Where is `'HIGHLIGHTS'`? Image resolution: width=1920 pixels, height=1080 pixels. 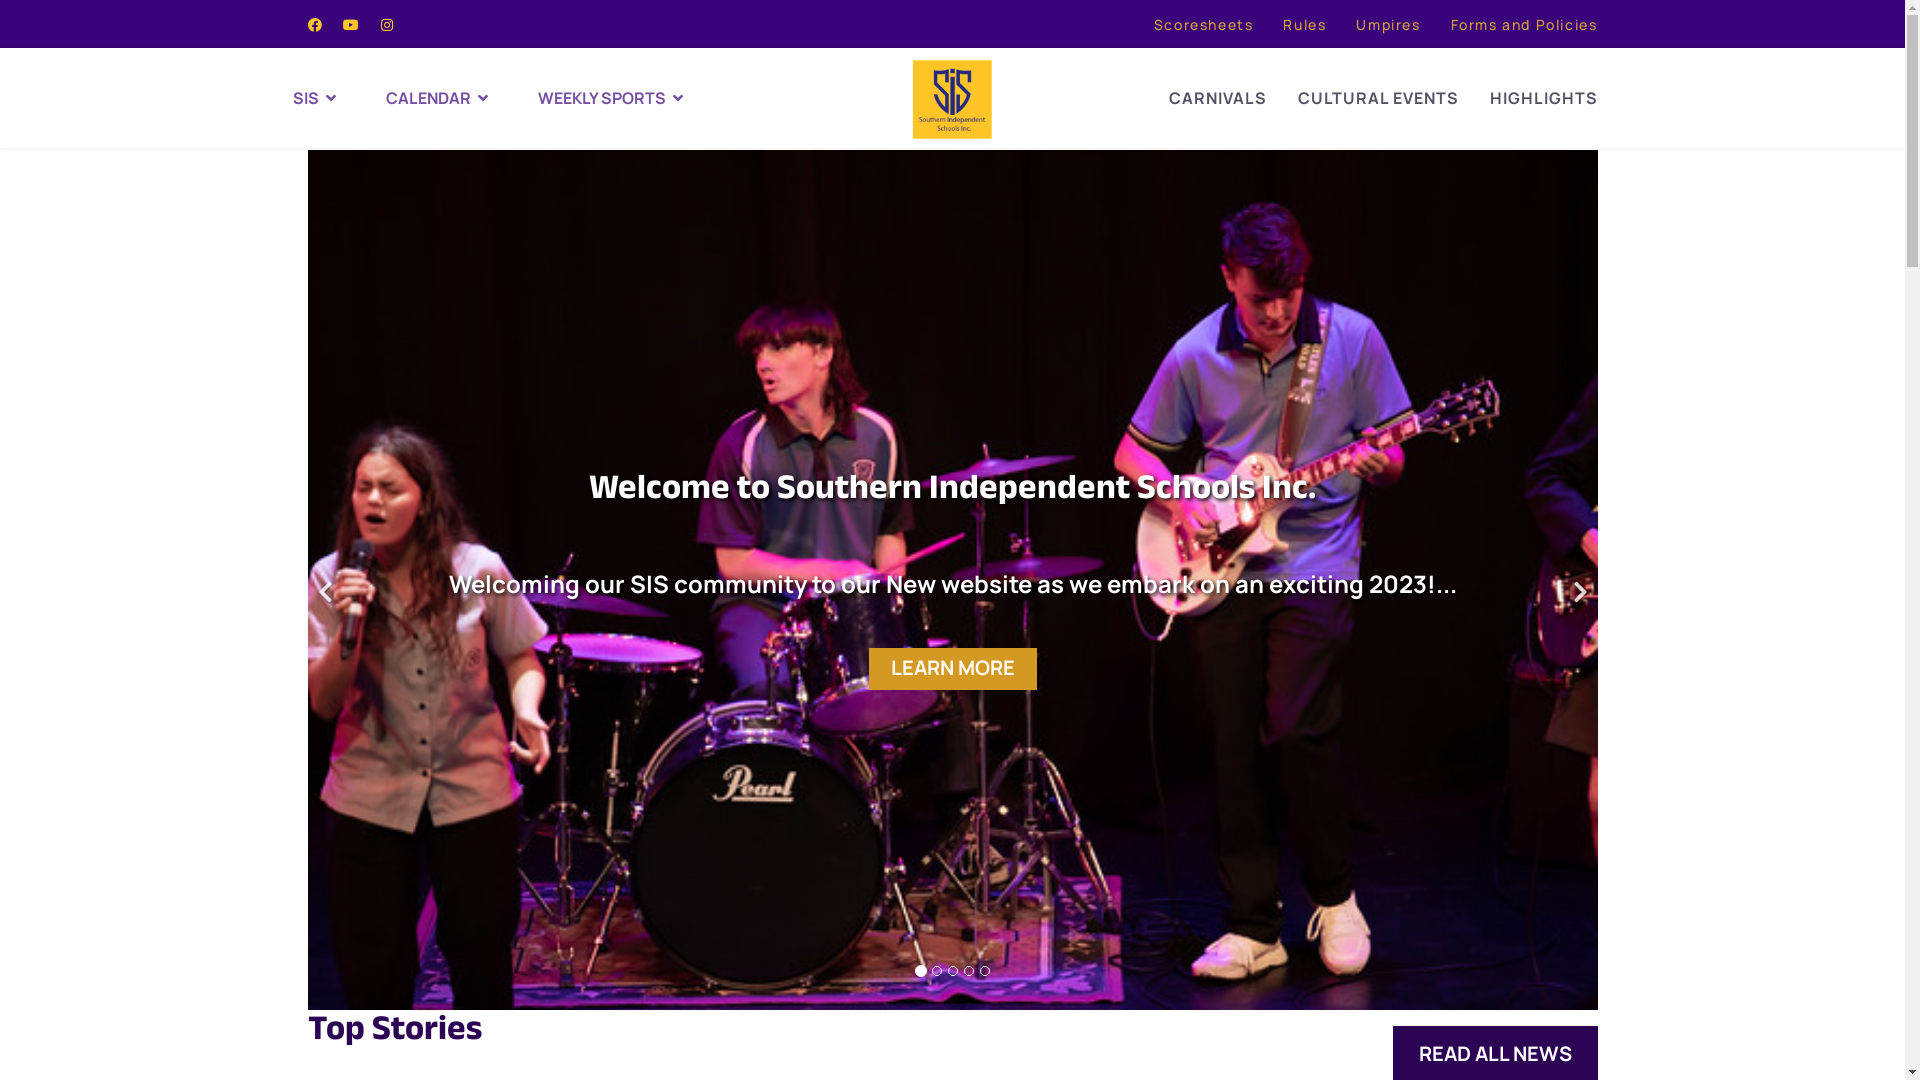
'HIGHLIGHTS' is located at coordinates (1543, 97).